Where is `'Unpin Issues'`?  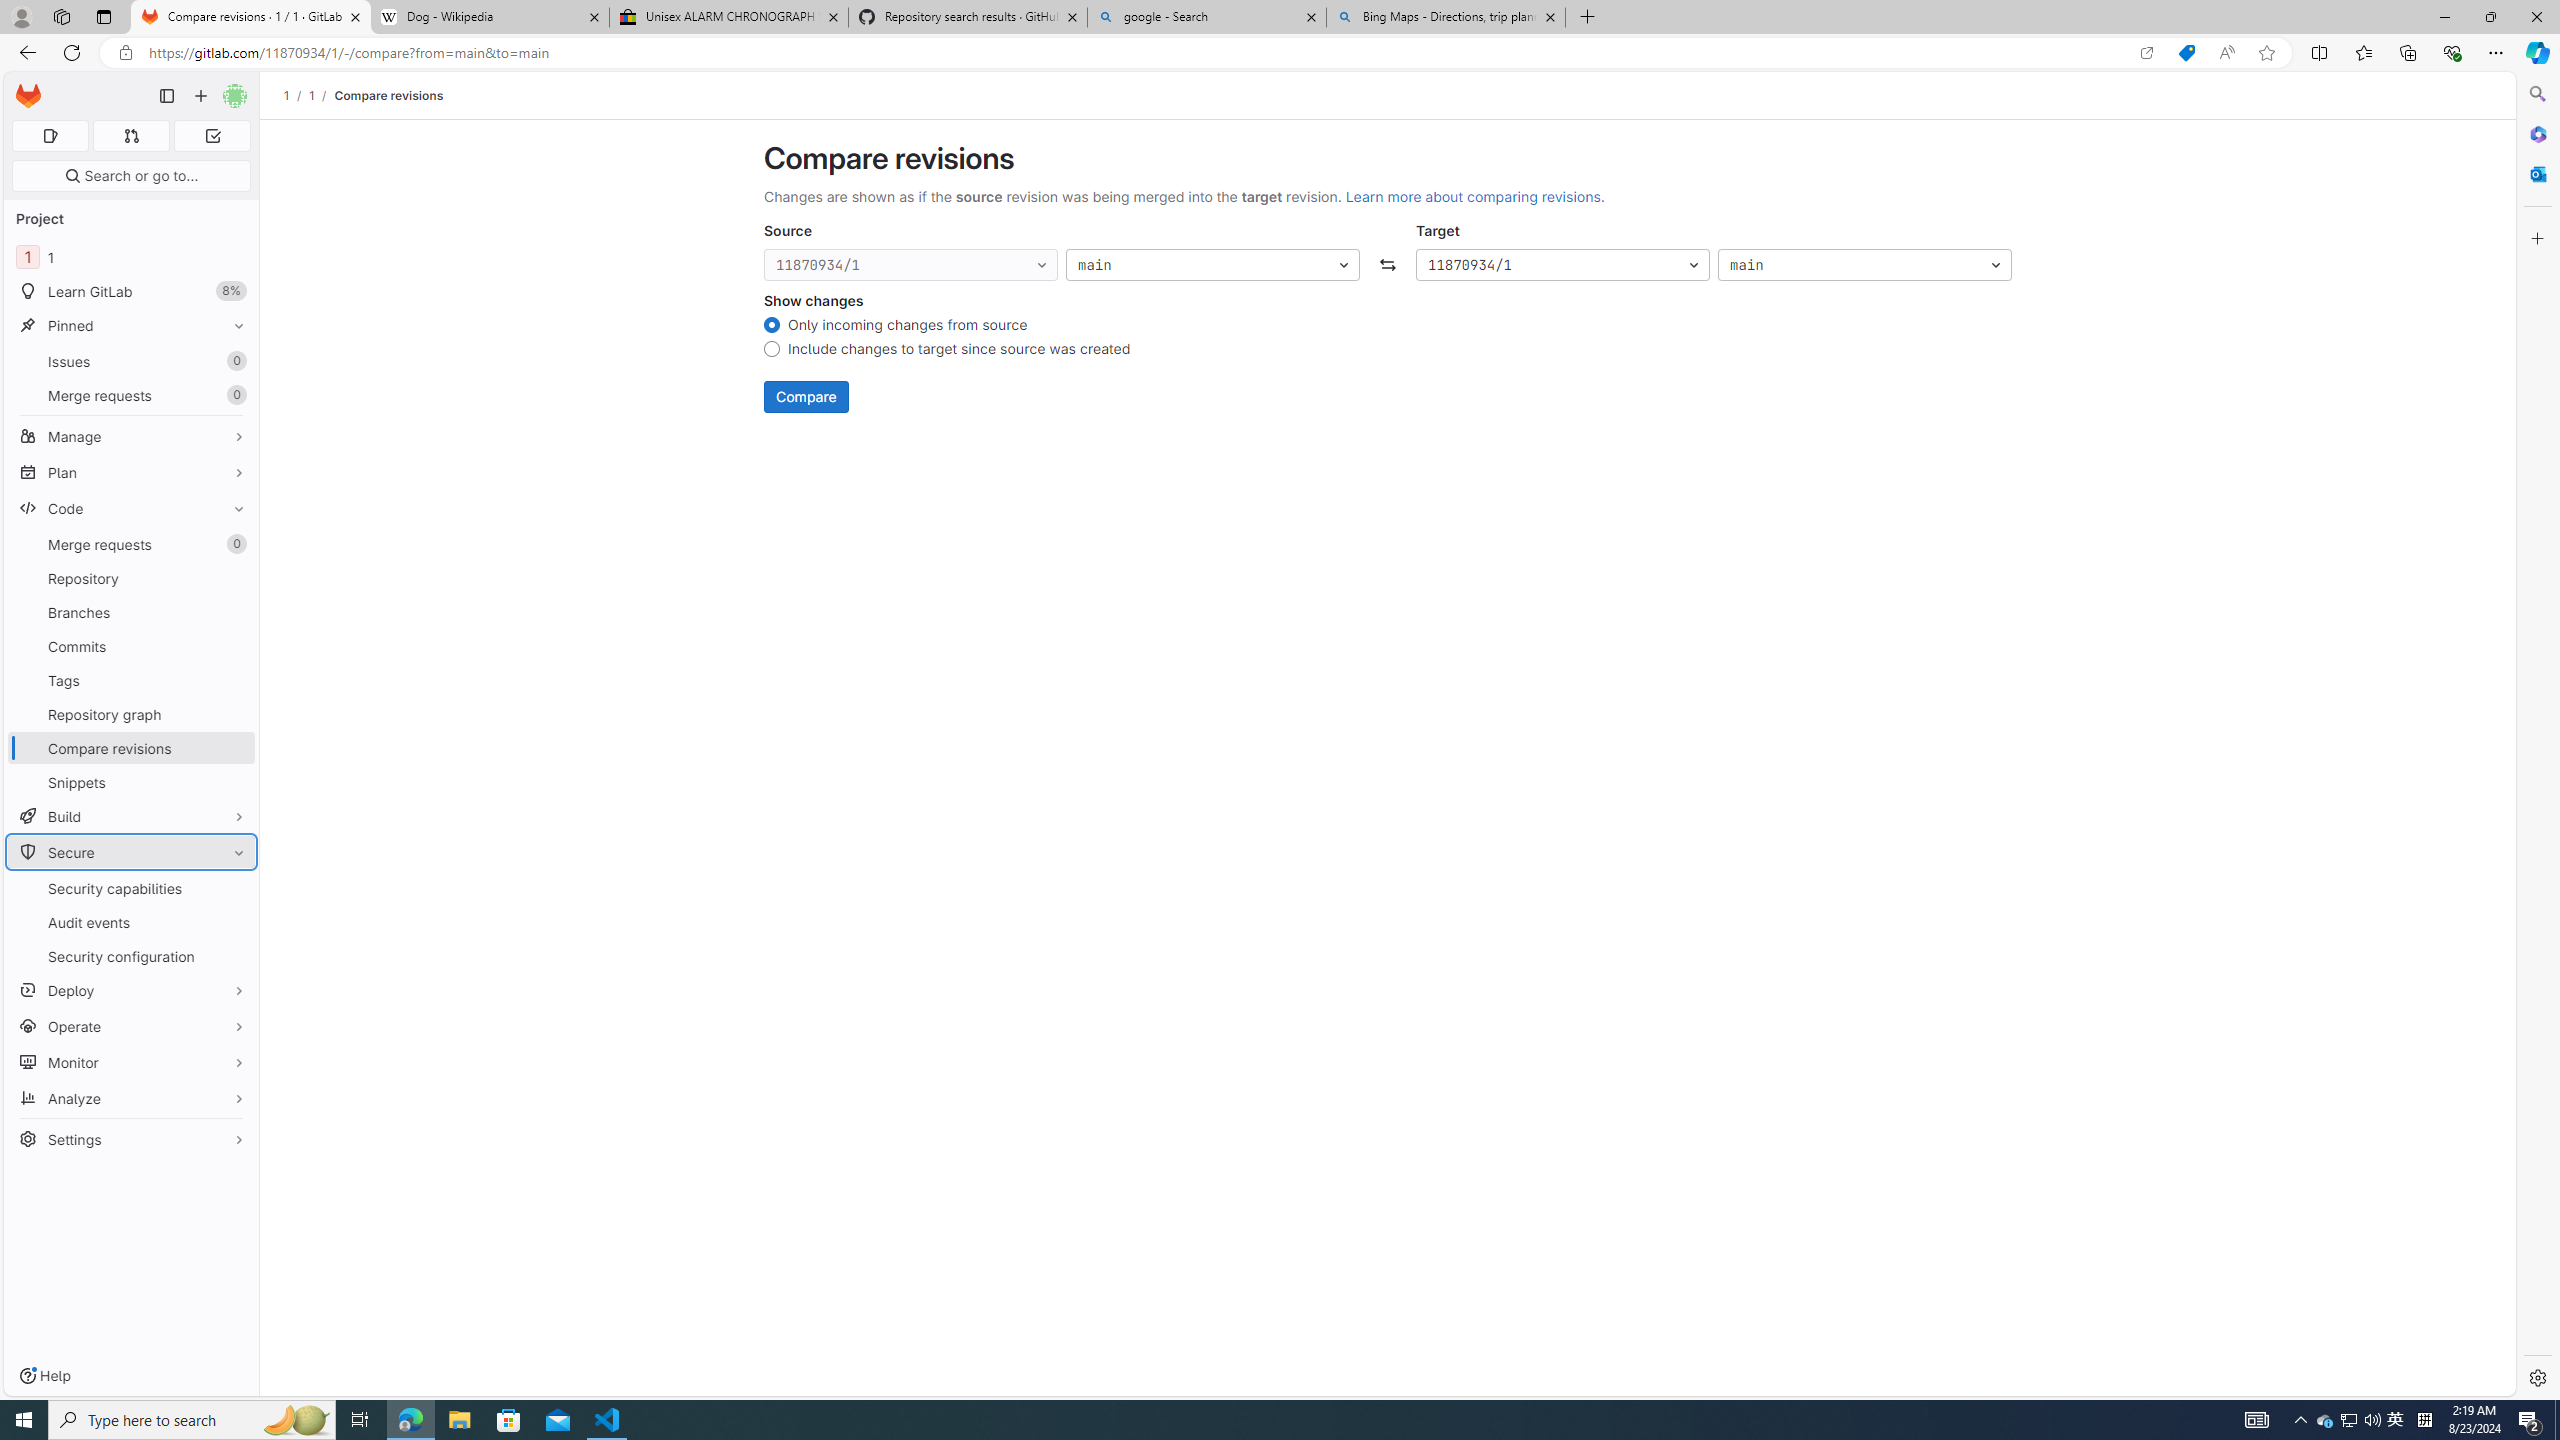
'Unpin Issues' is located at coordinates (233, 360).